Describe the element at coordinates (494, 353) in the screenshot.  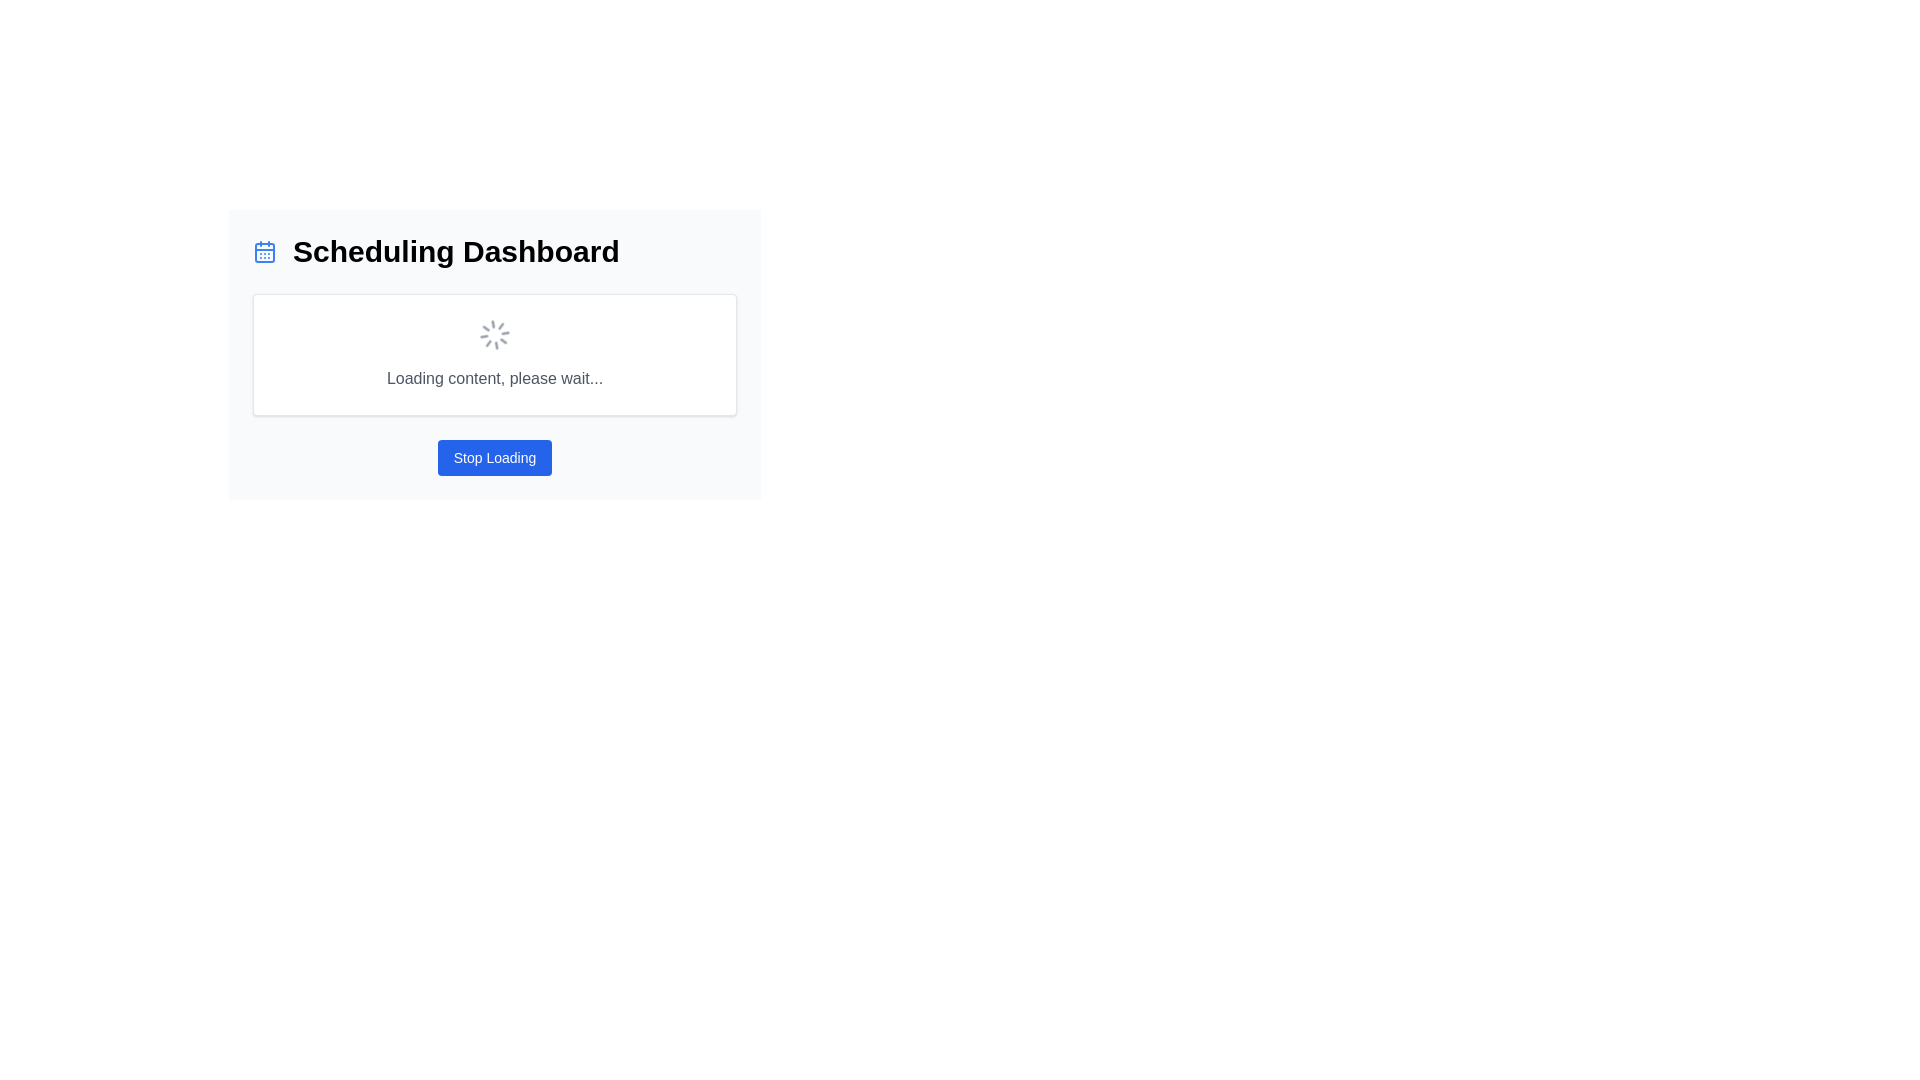
I see `displayed text from the loading indicator located centrally below the 'Scheduling Dashboard' headline and above the 'Stop Loading' button` at that location.